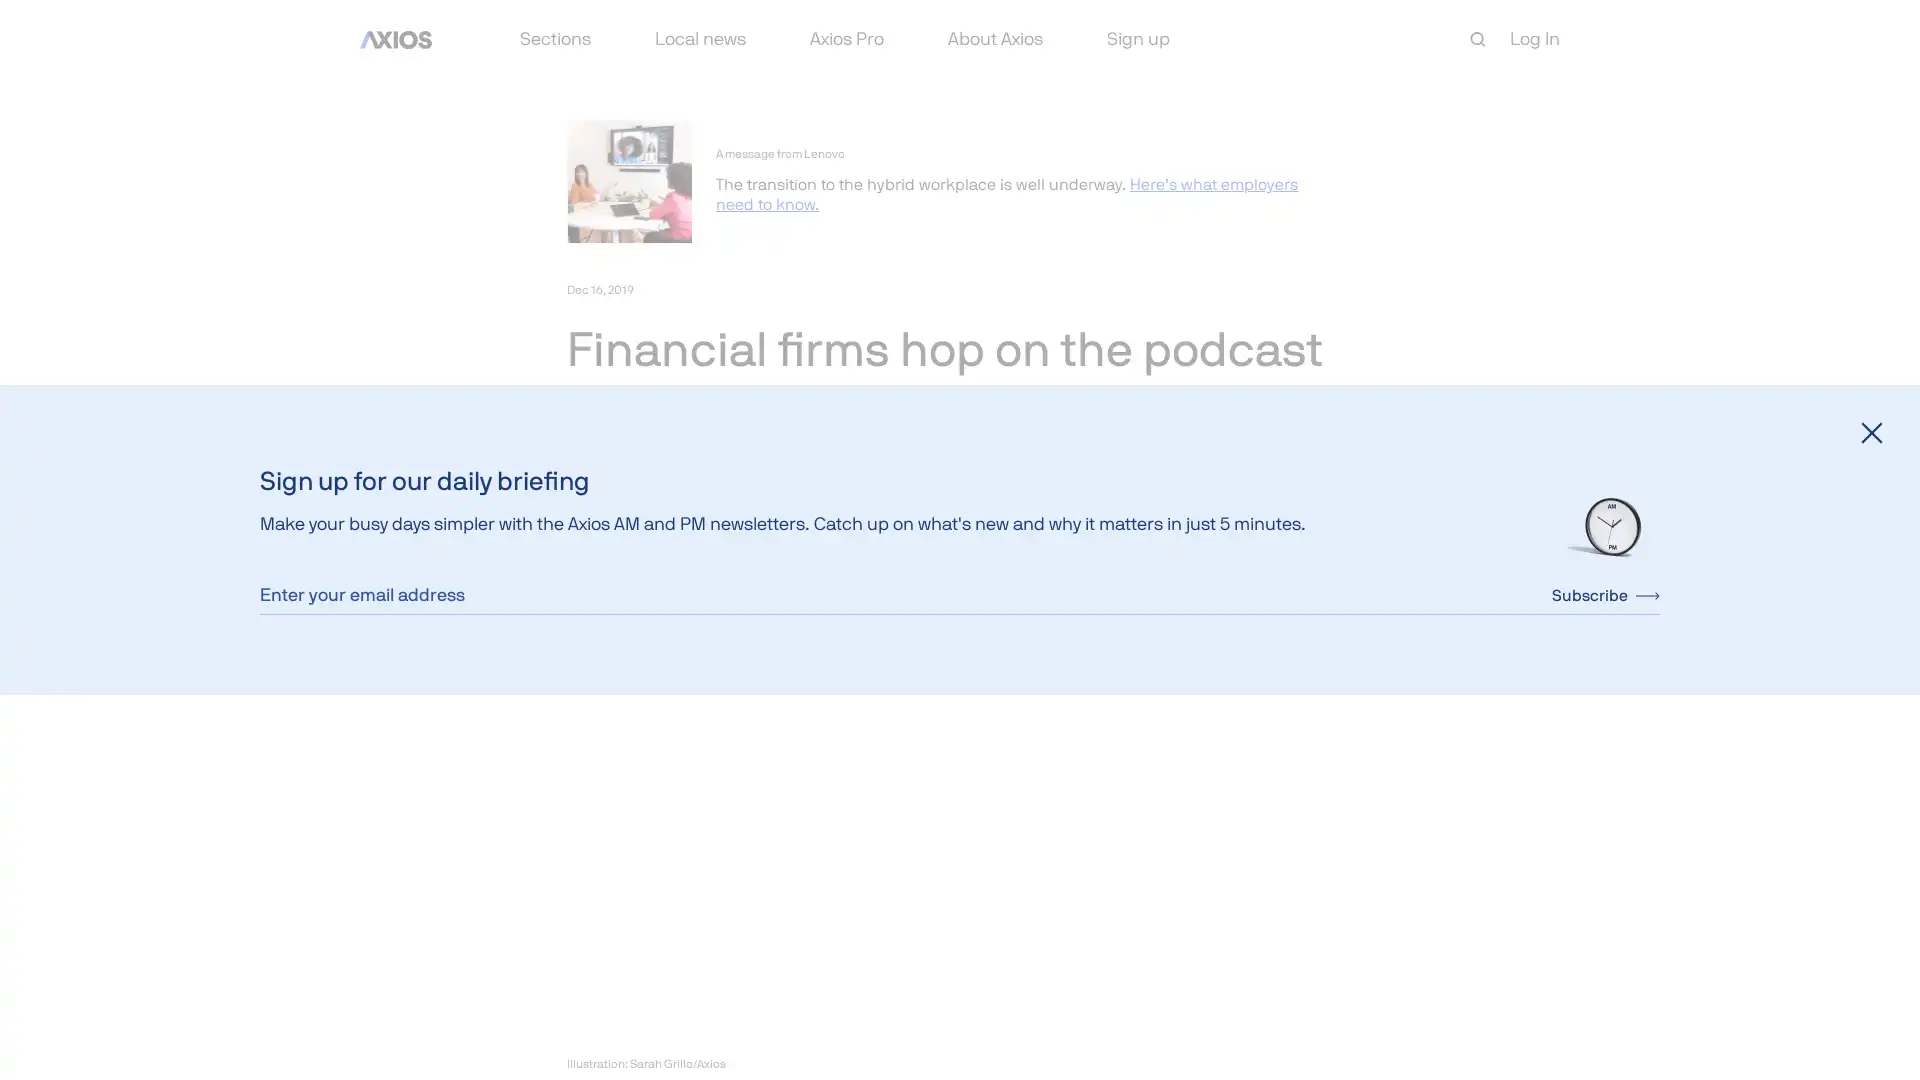  What do you see at coordinates (1478, 39) in the screenshot?
I see `open search` at bounding box center [1478, 39].